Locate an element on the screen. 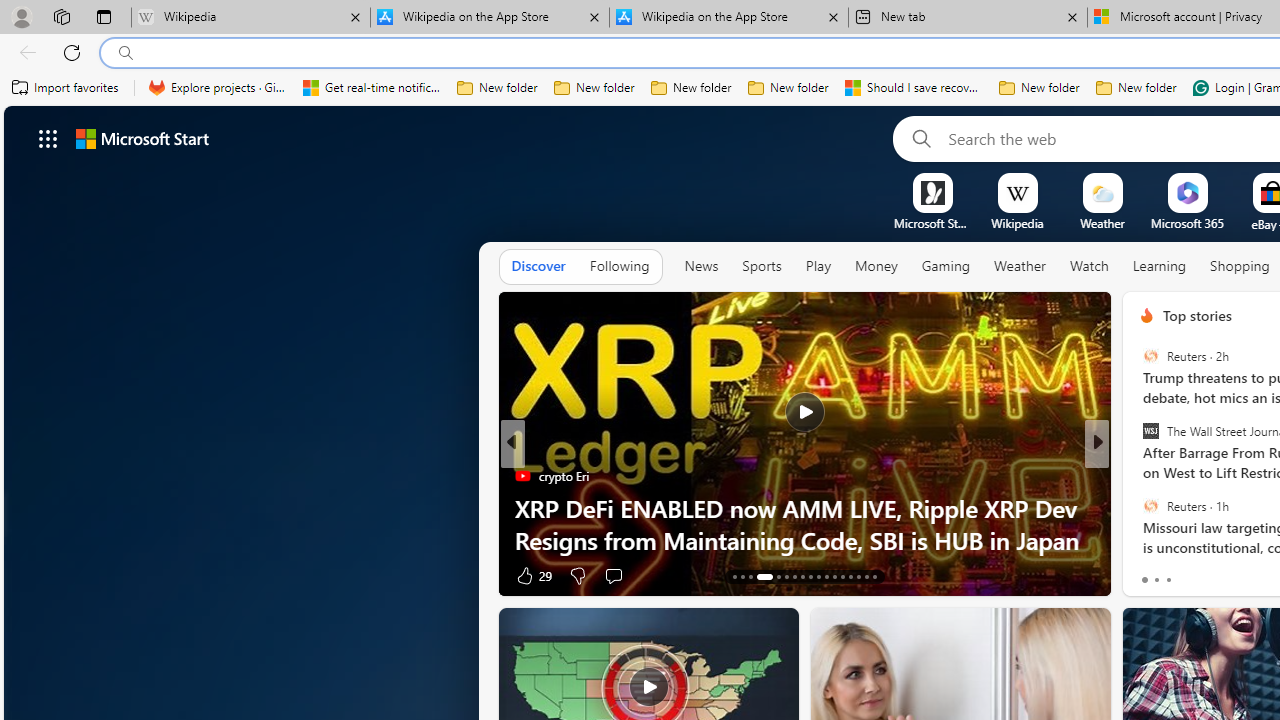 Image resolution: width=1280 pixels, height=720 pixels. '11 Like' is located at coordinates (1149, 575).